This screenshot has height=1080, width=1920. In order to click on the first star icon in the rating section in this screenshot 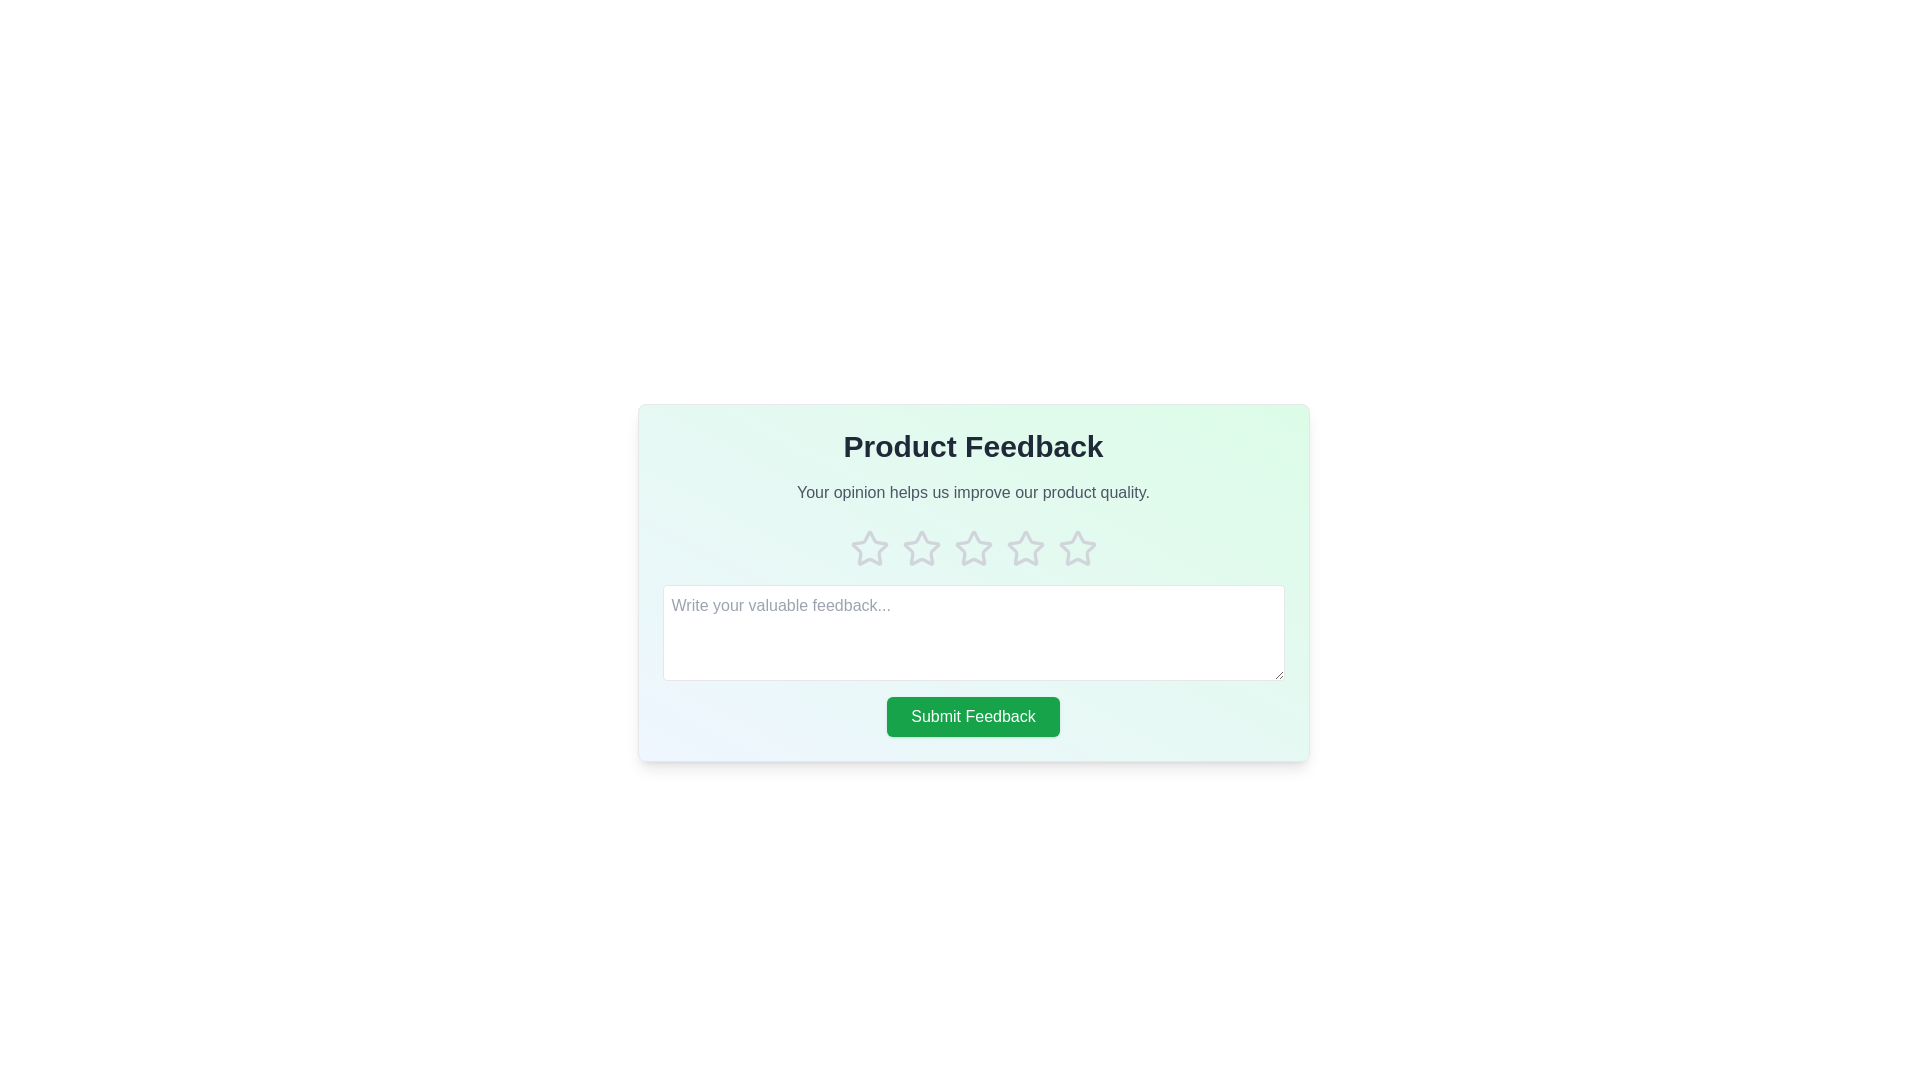, I will do `click(869, 548)`.